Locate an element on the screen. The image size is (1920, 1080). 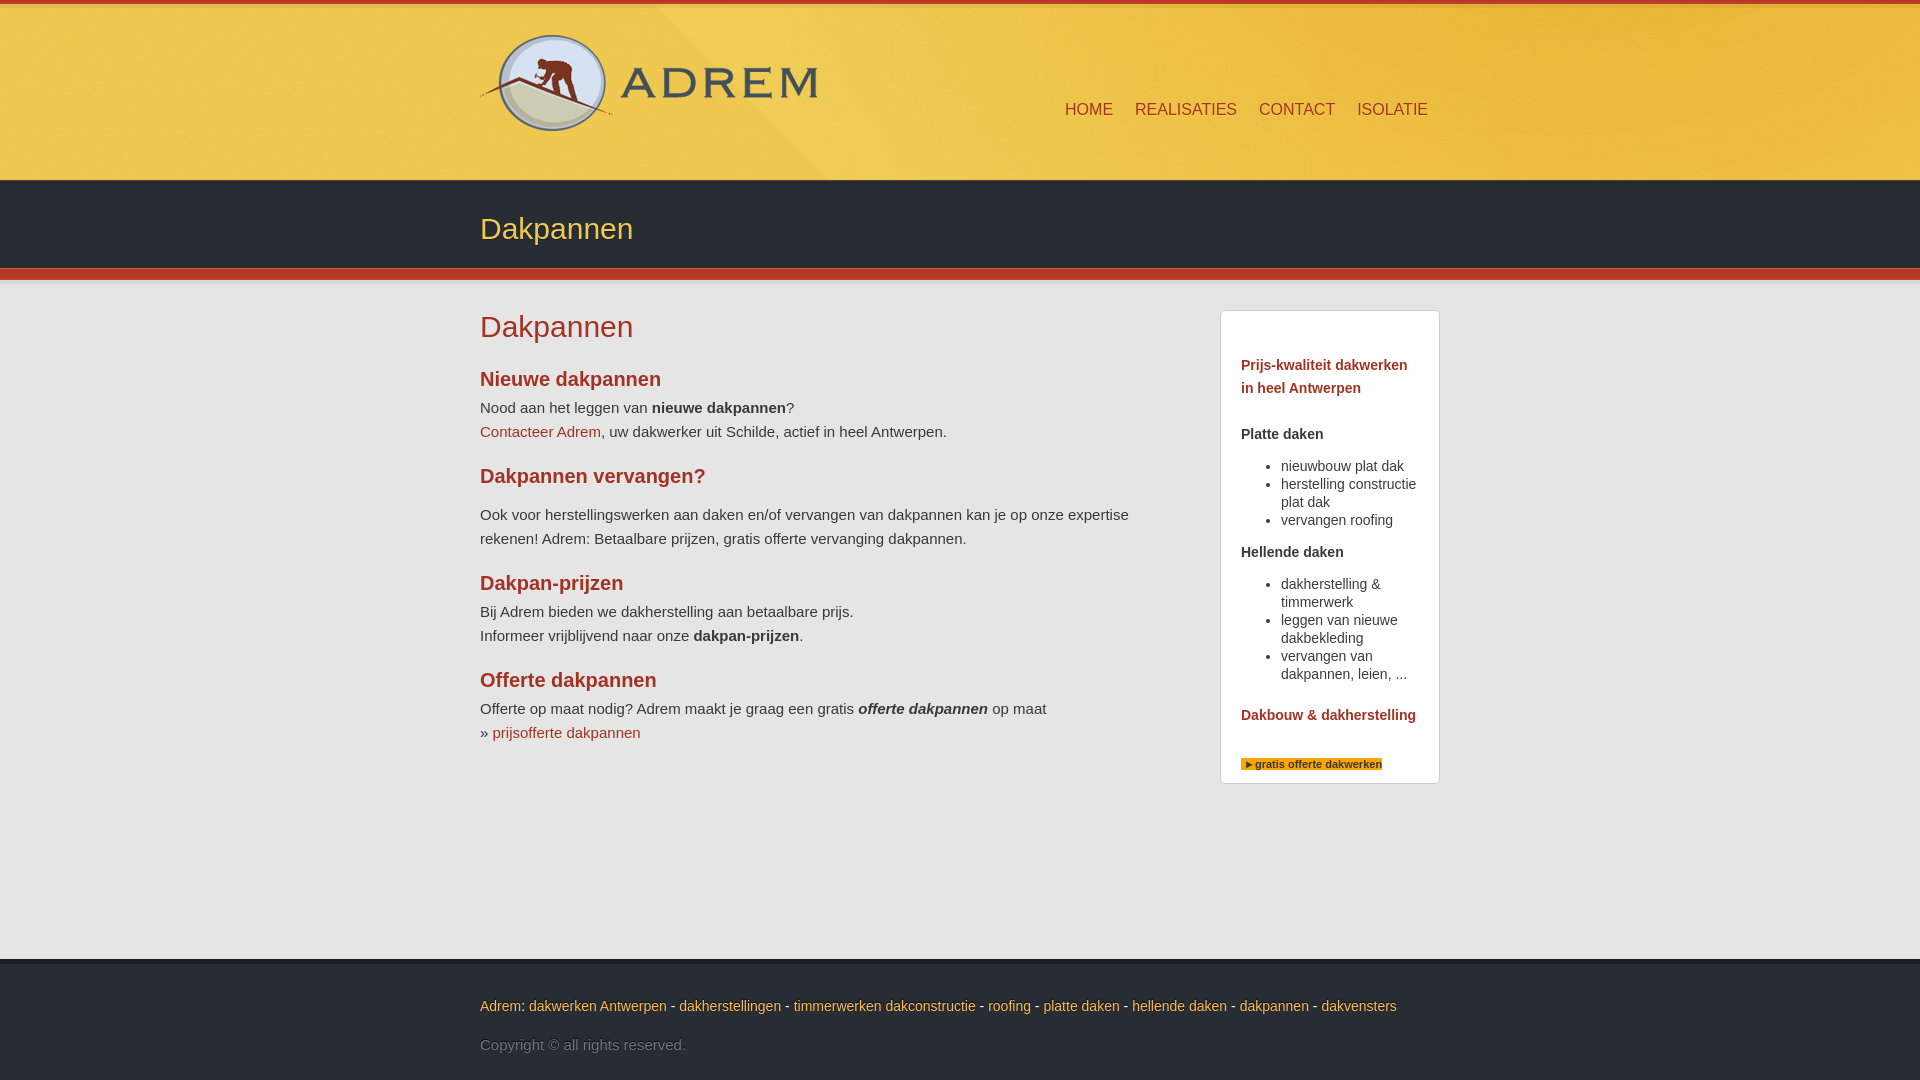
'Antwerpen' is located at coordinates (632, 1006).